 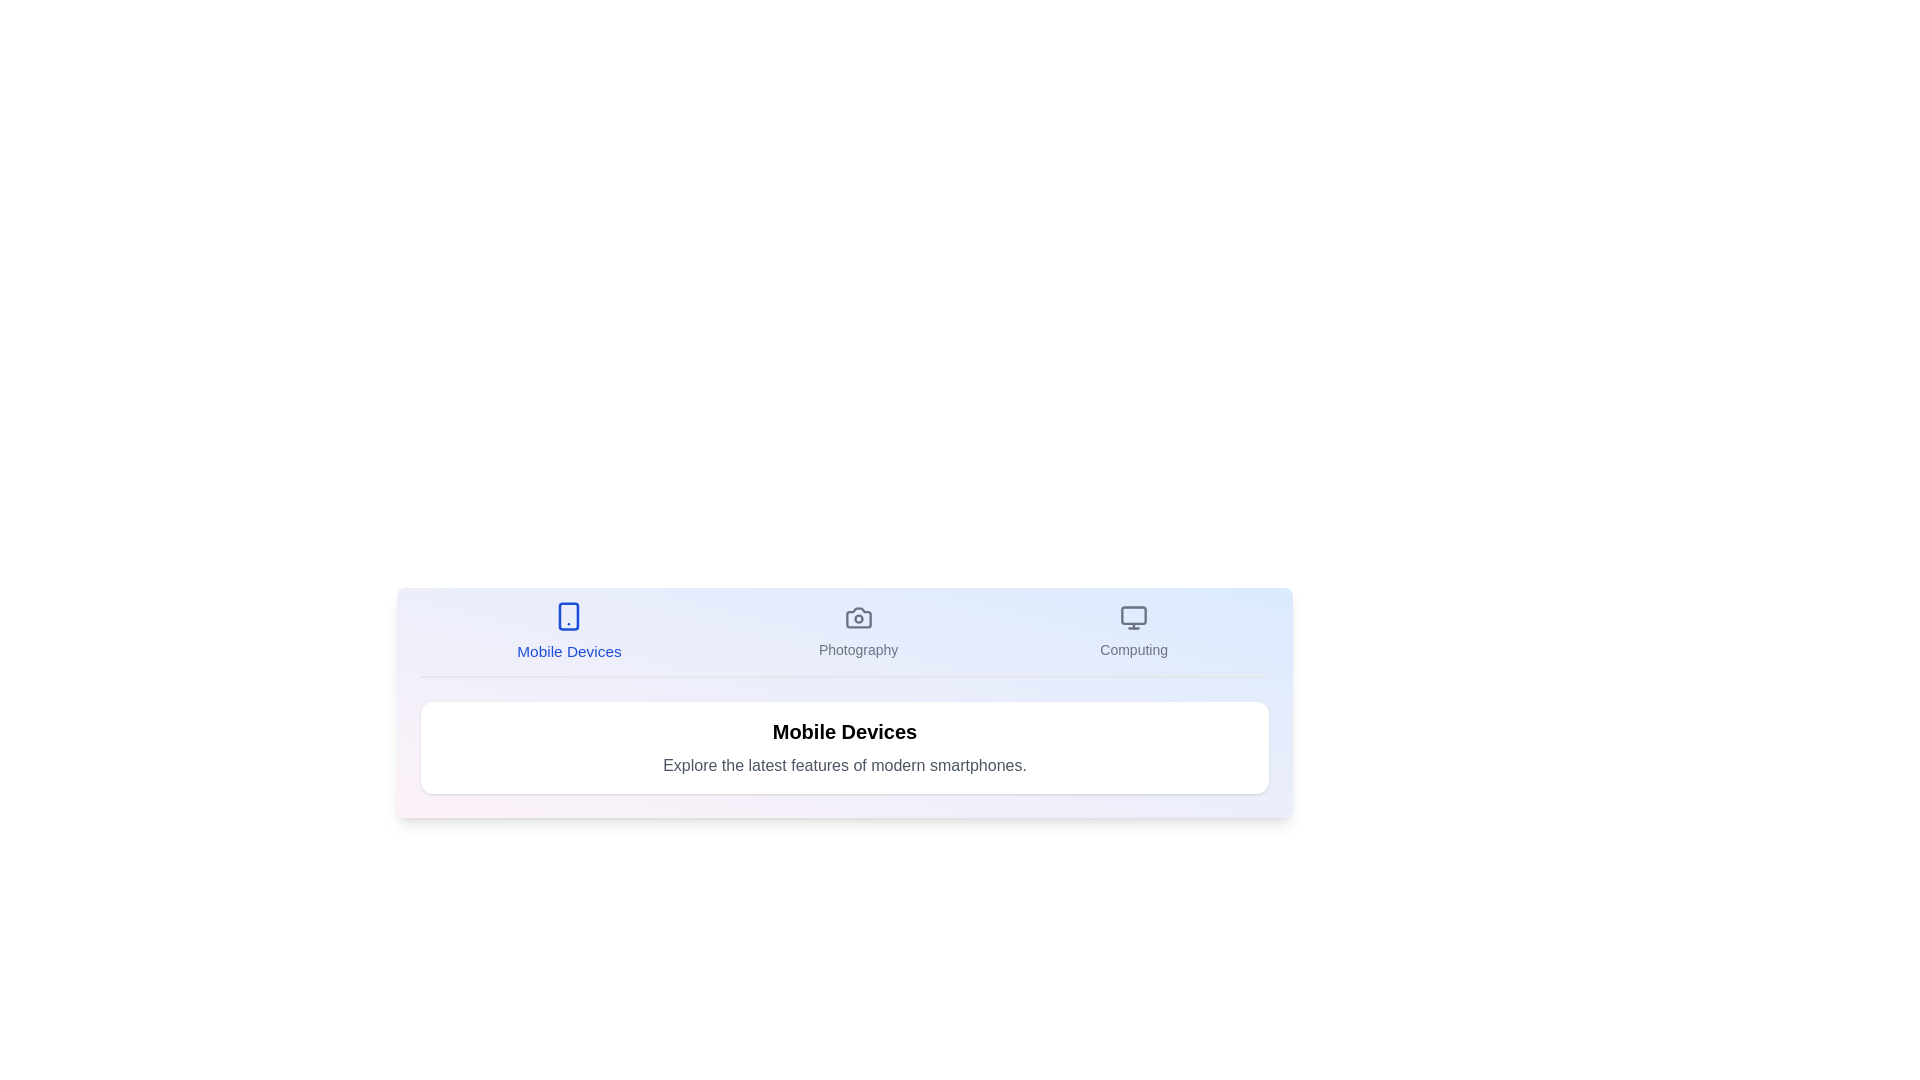 What do you see at coordinates (858, 632) in the screenshot?
I see `the Photography tab to display its content` at bounding box center [858, 632].